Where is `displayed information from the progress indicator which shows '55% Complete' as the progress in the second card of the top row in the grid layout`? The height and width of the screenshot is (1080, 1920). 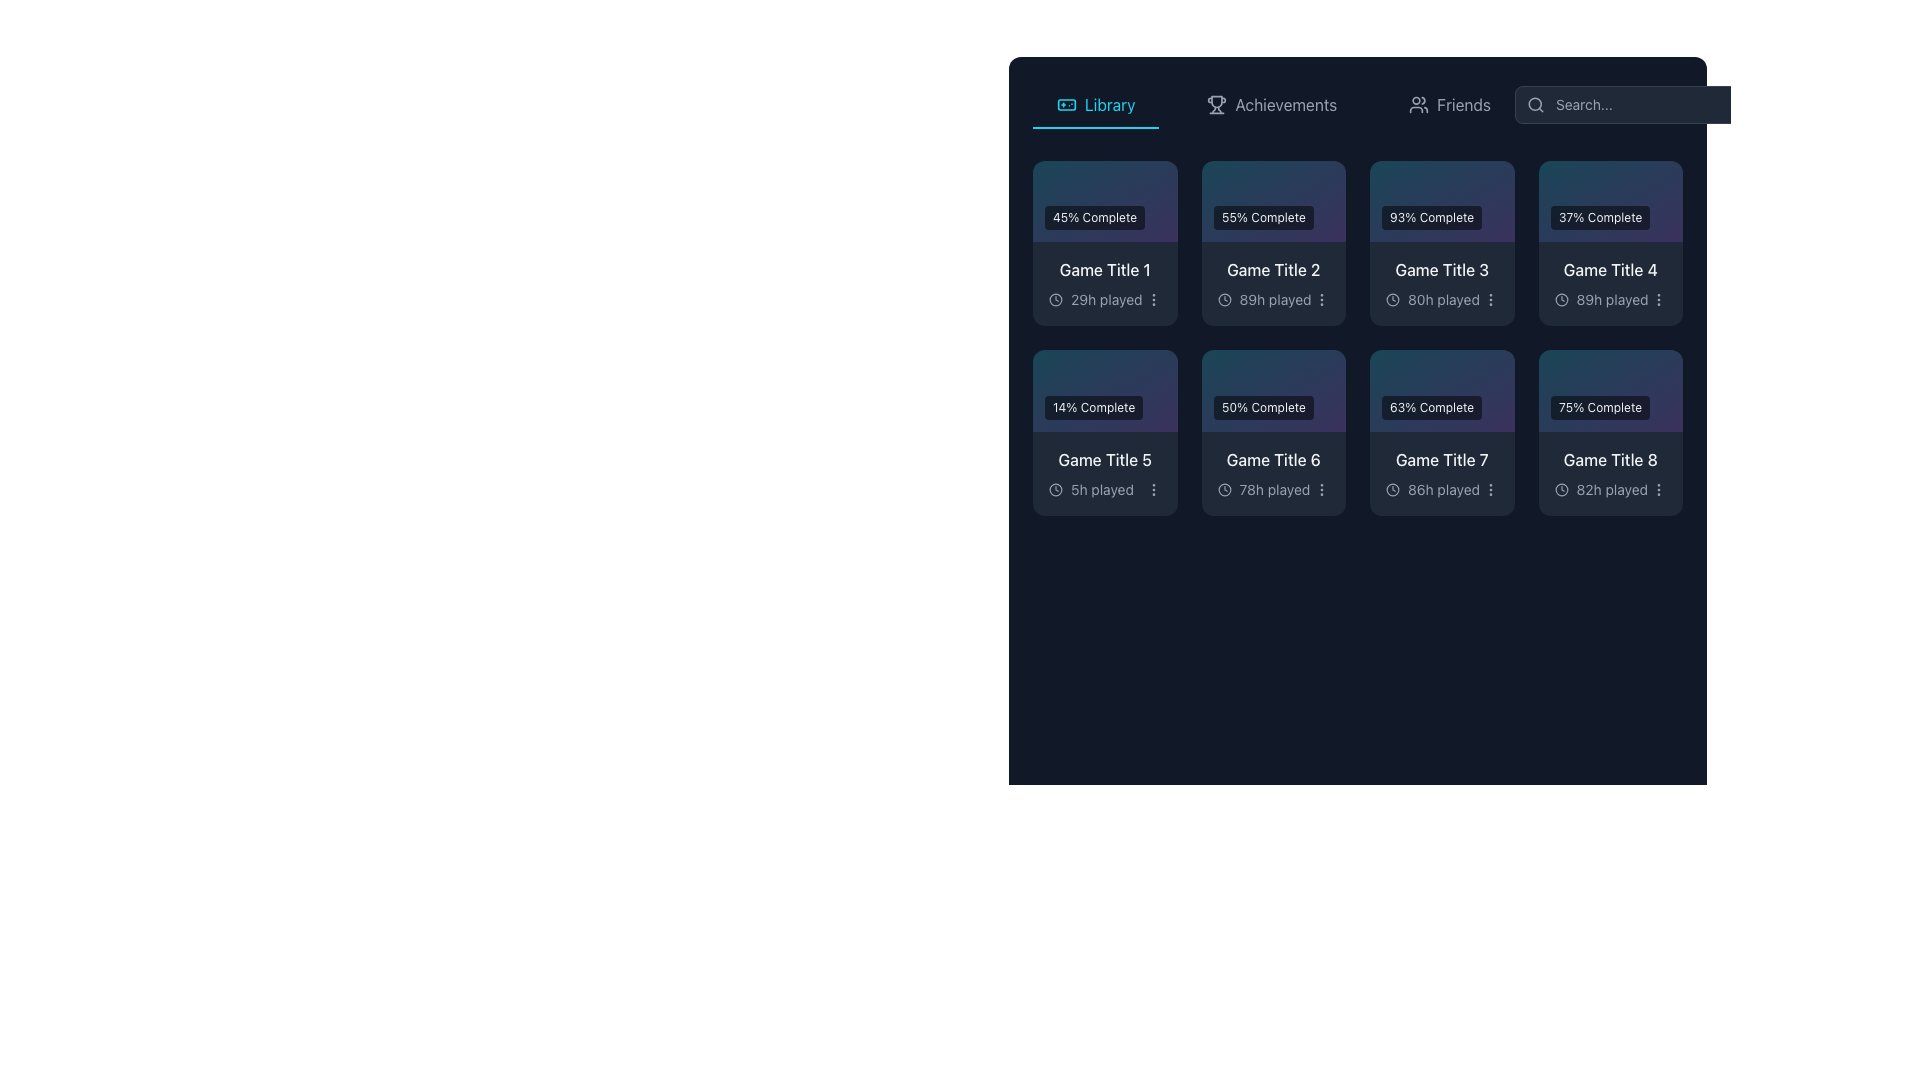 displayed information from the progress indicator which shows '55% Complete' as the progress in the second card of the top row in the grid layout is located at coordinates (1272, 201).